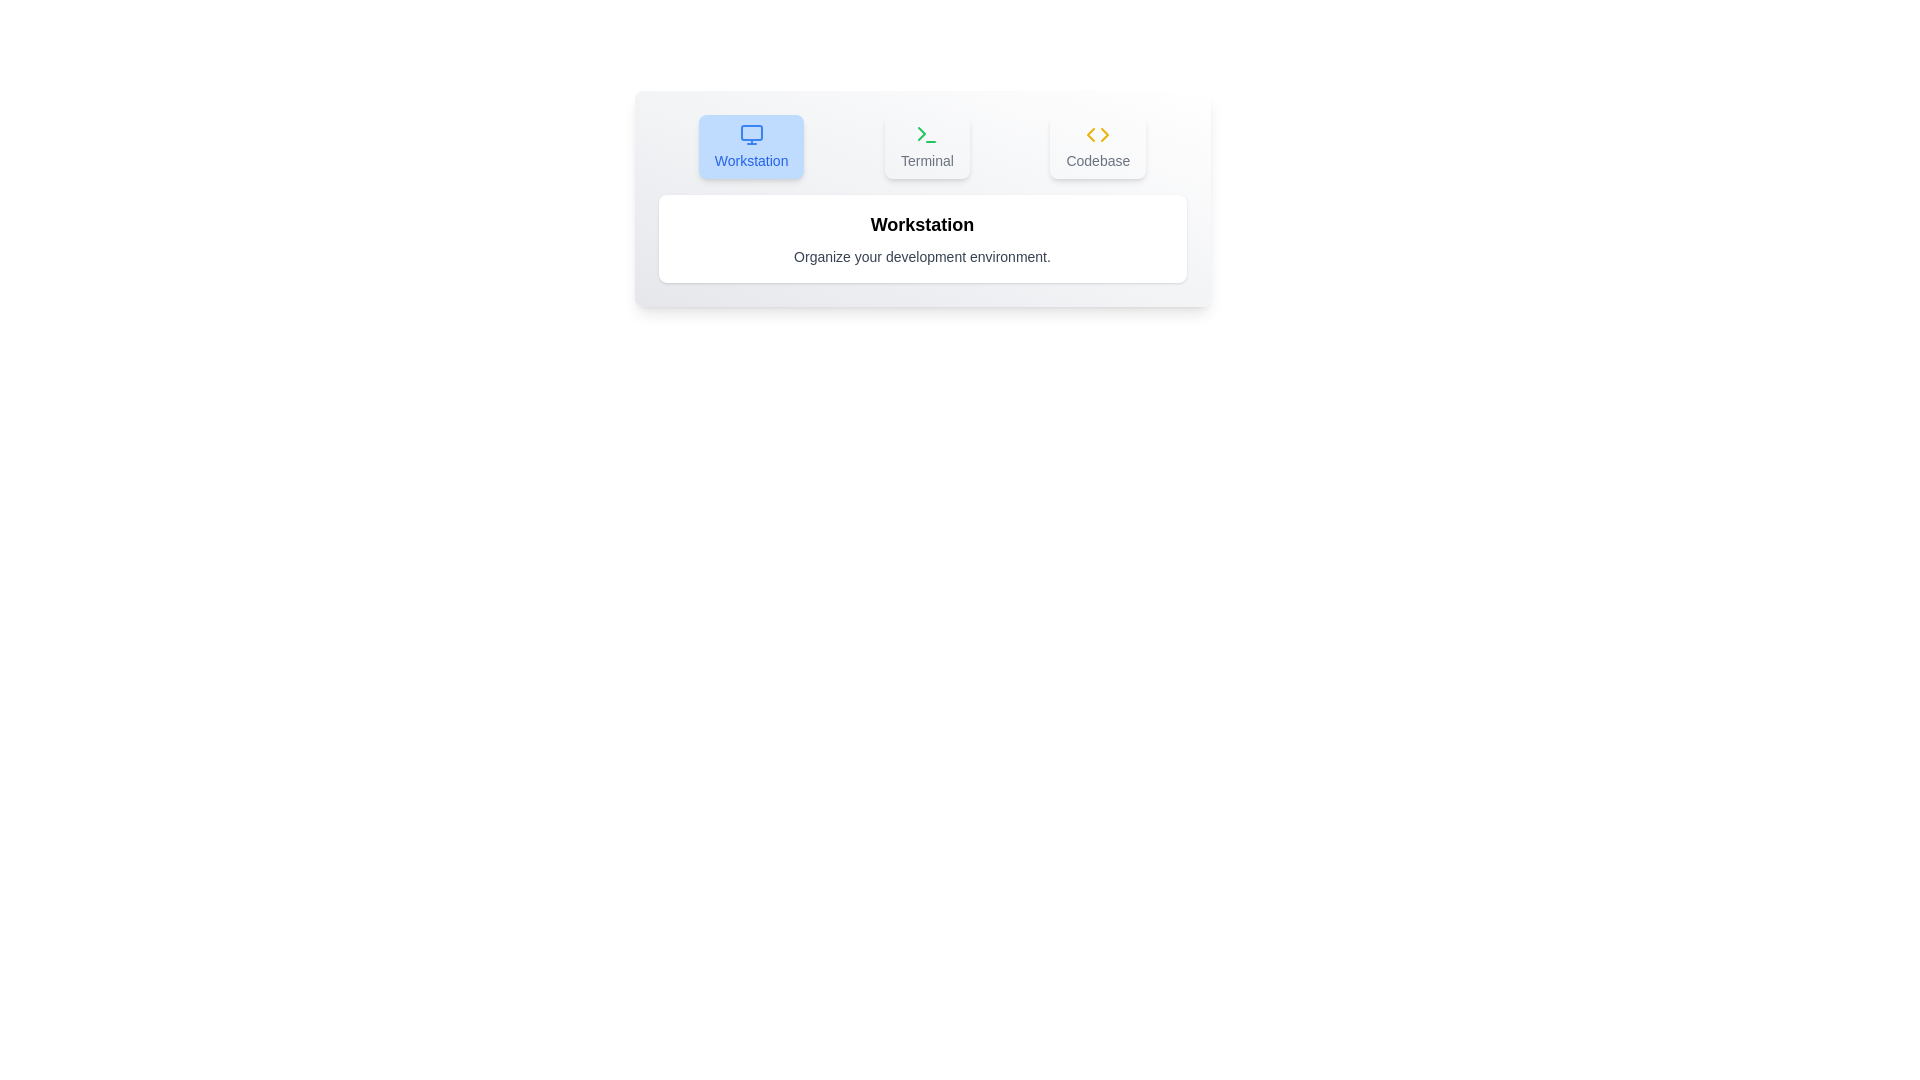 The height and width of the screenshot is (1080, 1920). Describe the element at coordinates (750, 145) in the screenshot. I see `the Workstation tab to observe the visual effect` at that location.